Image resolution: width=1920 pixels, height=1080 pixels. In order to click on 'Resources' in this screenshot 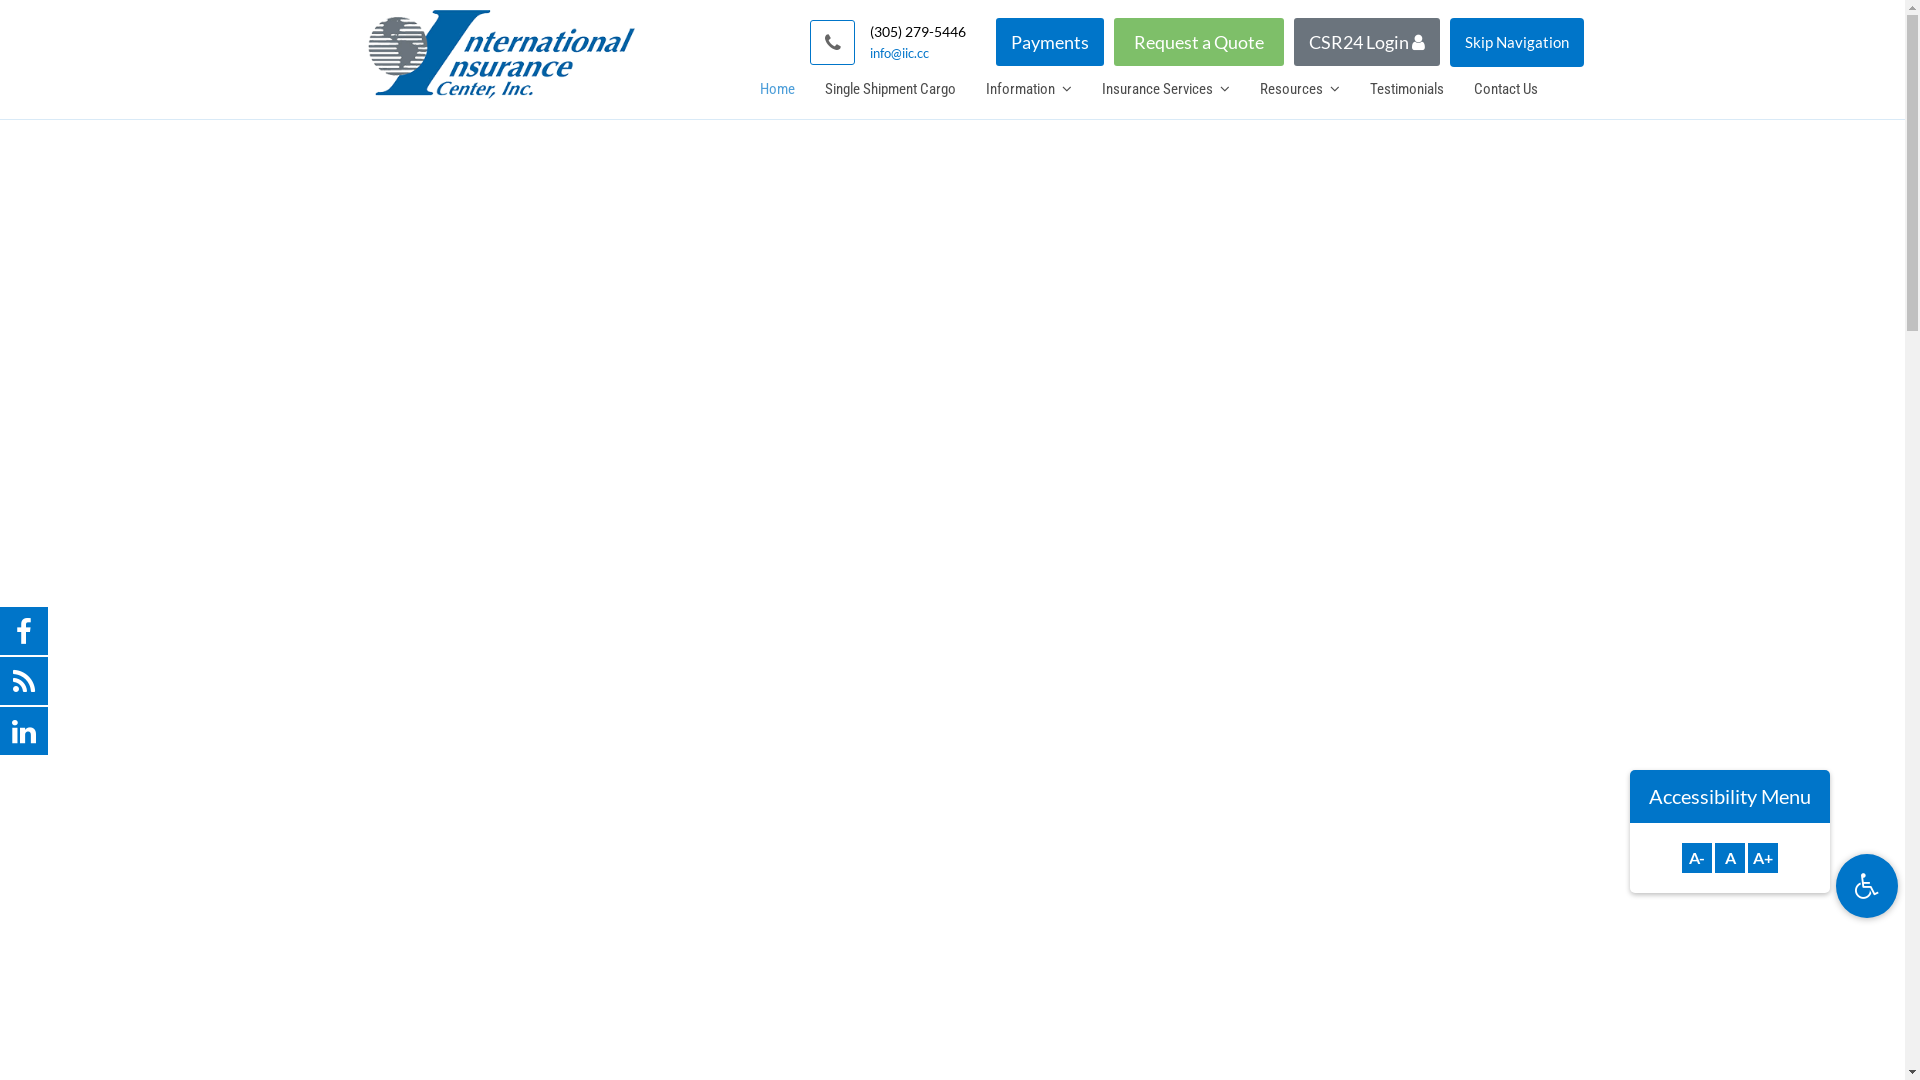, I will do `click(1299, 87)`.